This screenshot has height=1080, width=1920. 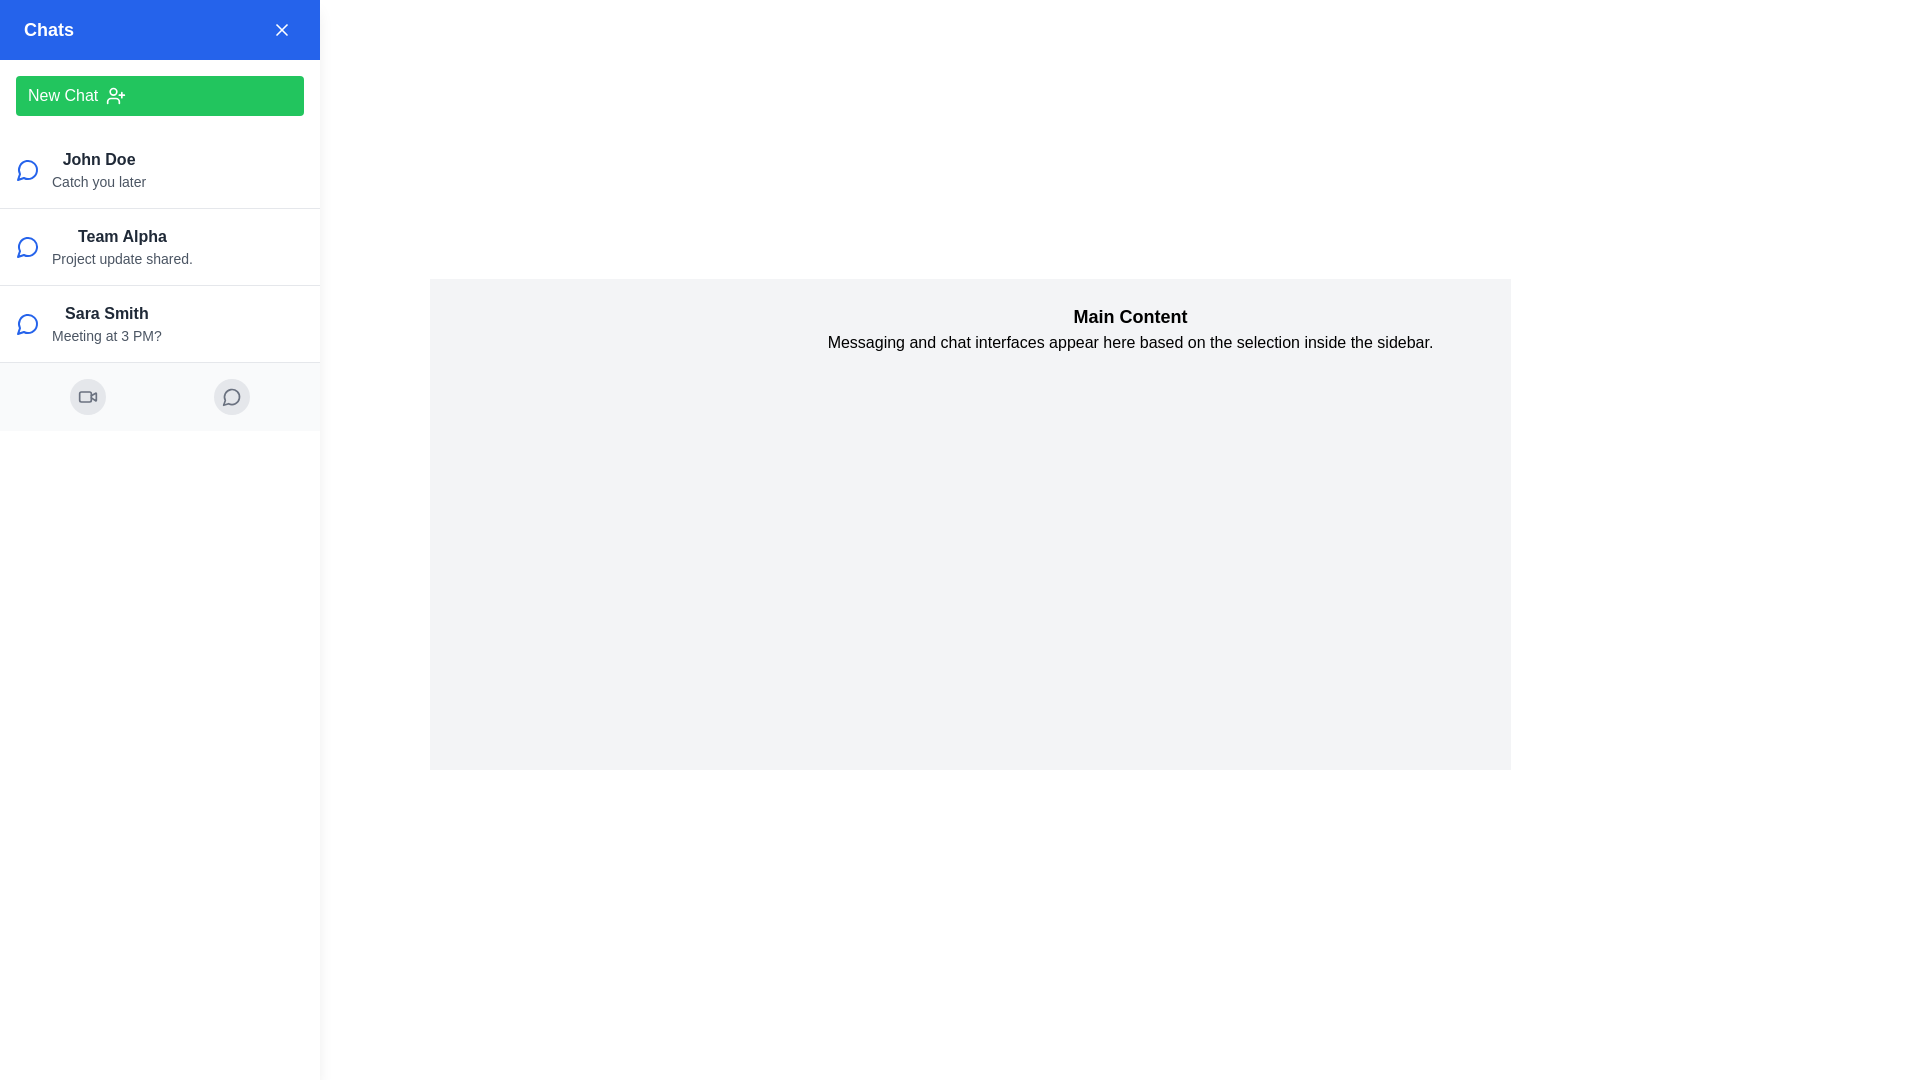 What do you see at coordinates (105, 313) in the screenshot?
I see `the static text element displaying 'Sara Smith' in the chat participants list within the sidebar, which is bold and dark gray, located under the 'Chats' header` at bounding box center [105, 313].